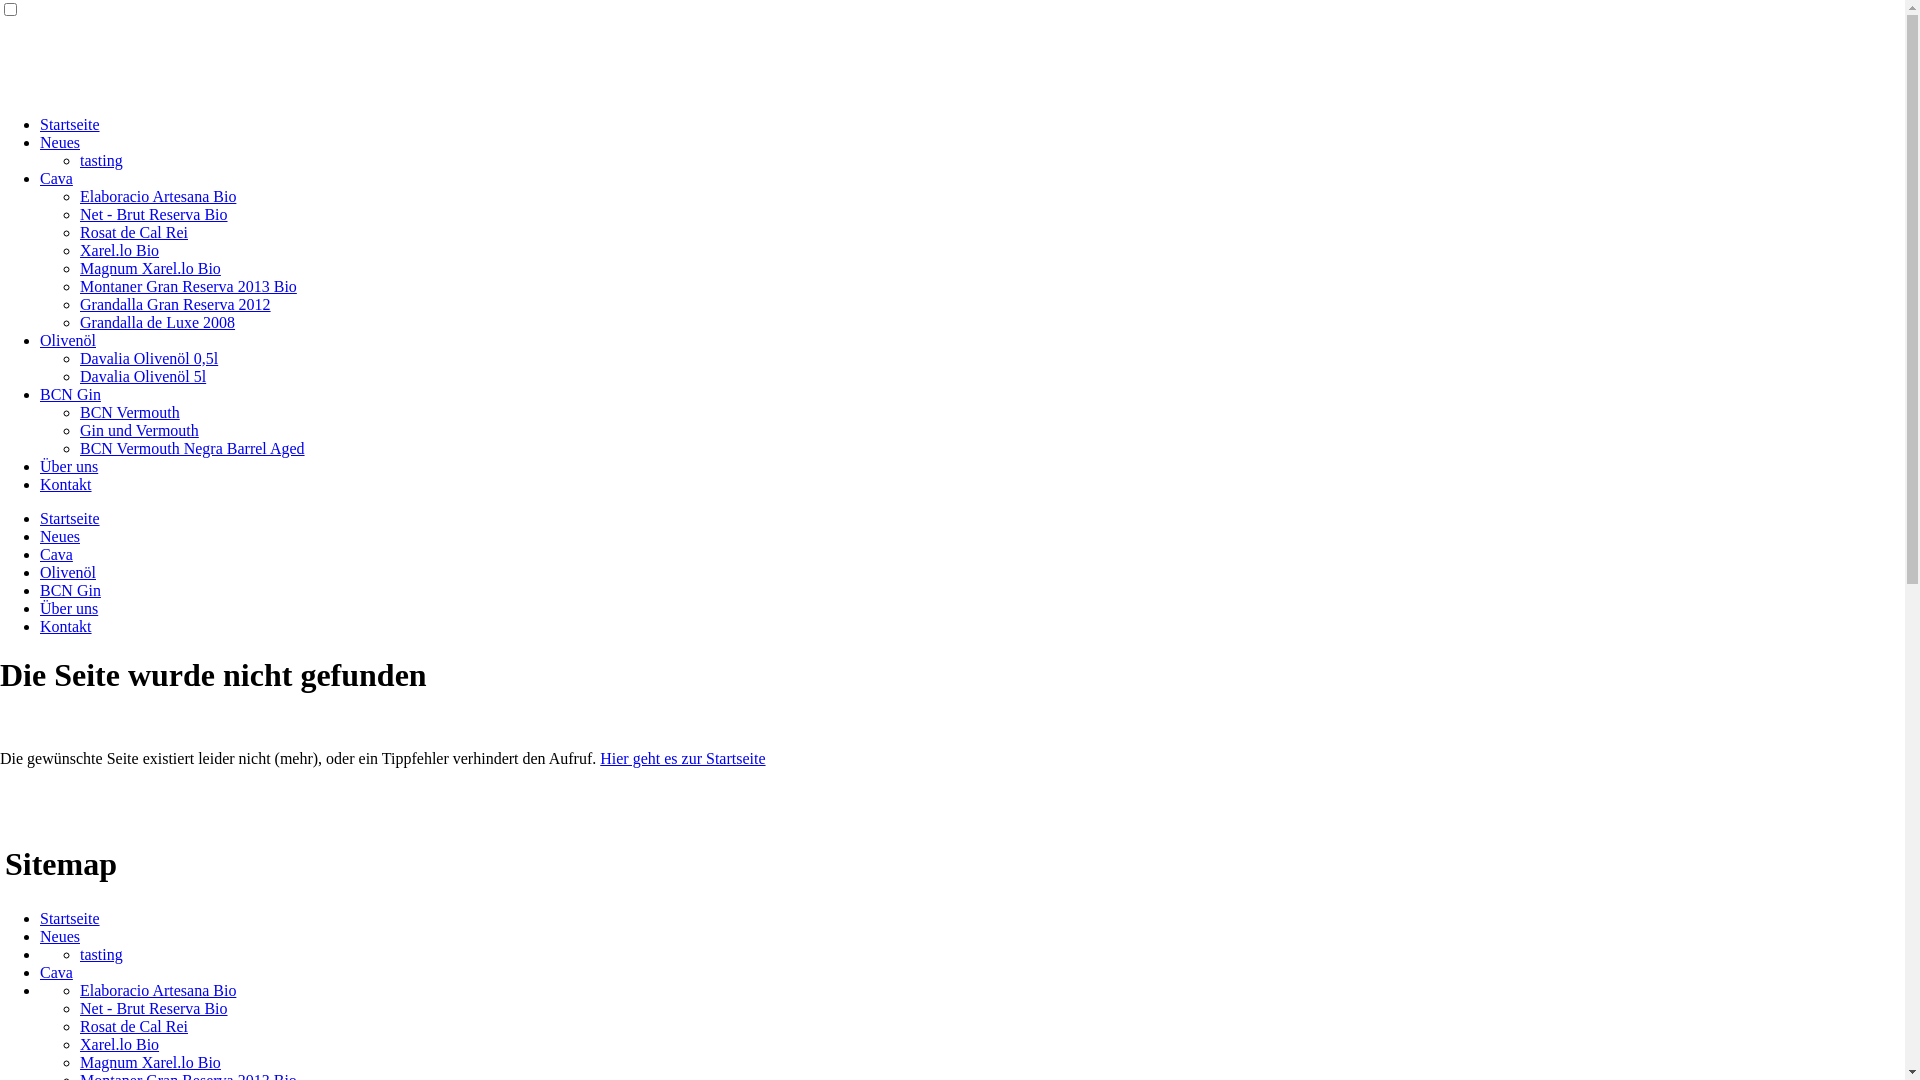  What do you see at coordinates (59, 141) in the screenshot?
I see `'Neues'` at bounding box center [59, 141].